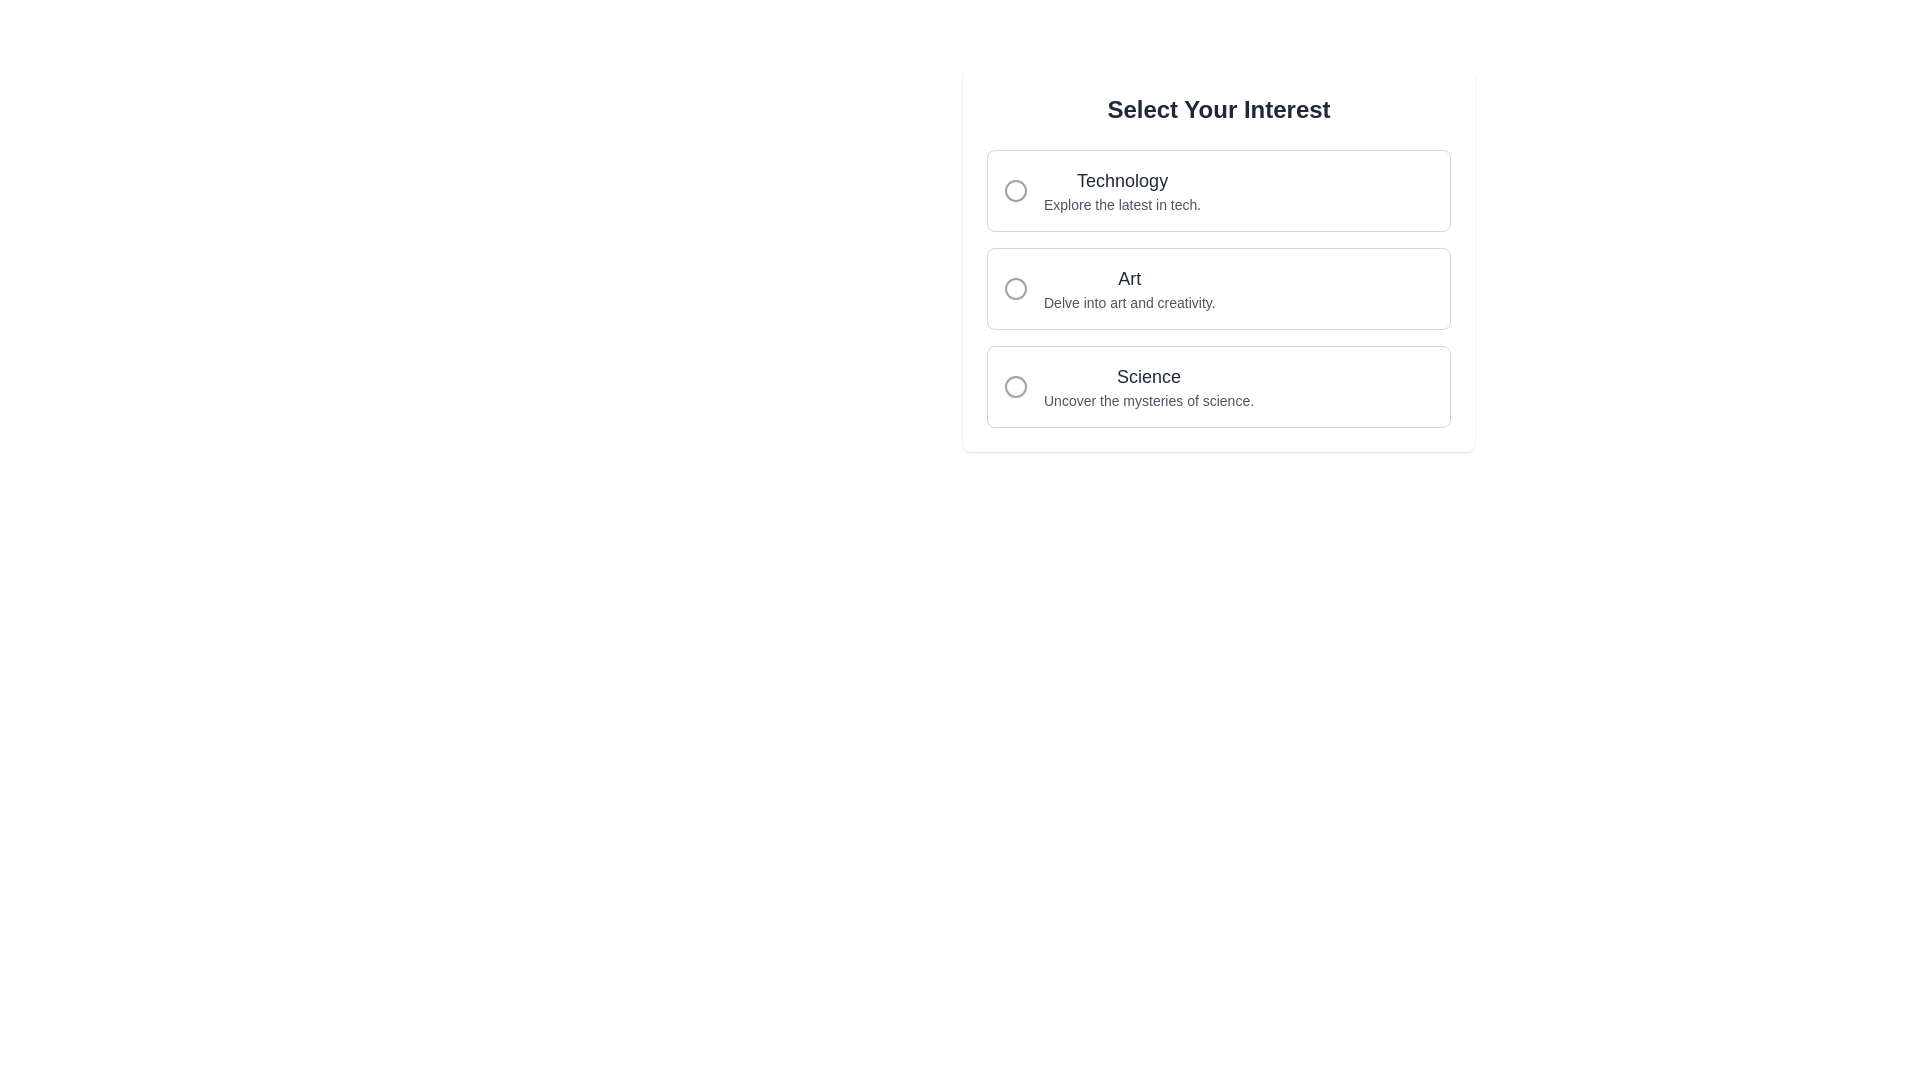 Image resolution: width=1920 pixels, height=1080 pixels. I want to click on the 'Art' radio button, so click(1218, 289).